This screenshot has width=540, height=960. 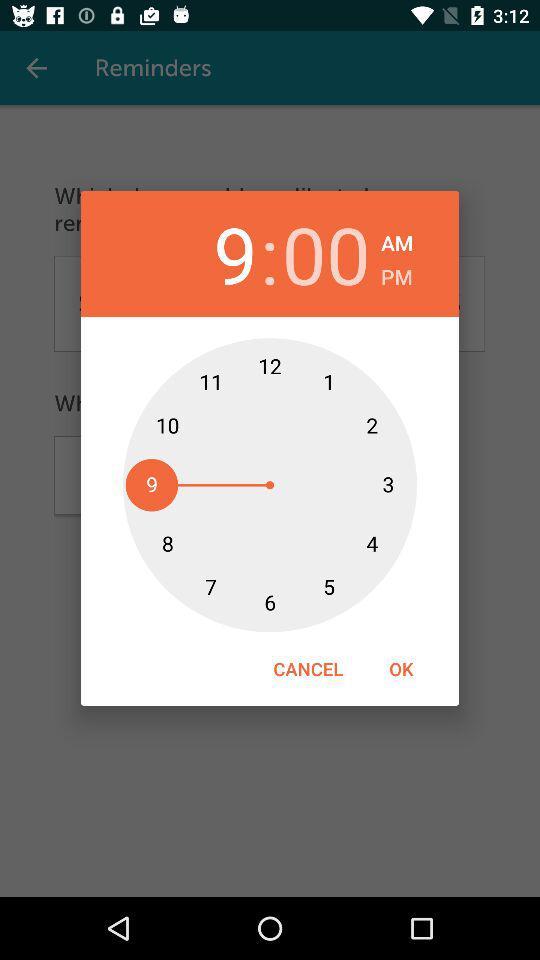 I want to click on the item next to the 00, so click(x=397, y=240).